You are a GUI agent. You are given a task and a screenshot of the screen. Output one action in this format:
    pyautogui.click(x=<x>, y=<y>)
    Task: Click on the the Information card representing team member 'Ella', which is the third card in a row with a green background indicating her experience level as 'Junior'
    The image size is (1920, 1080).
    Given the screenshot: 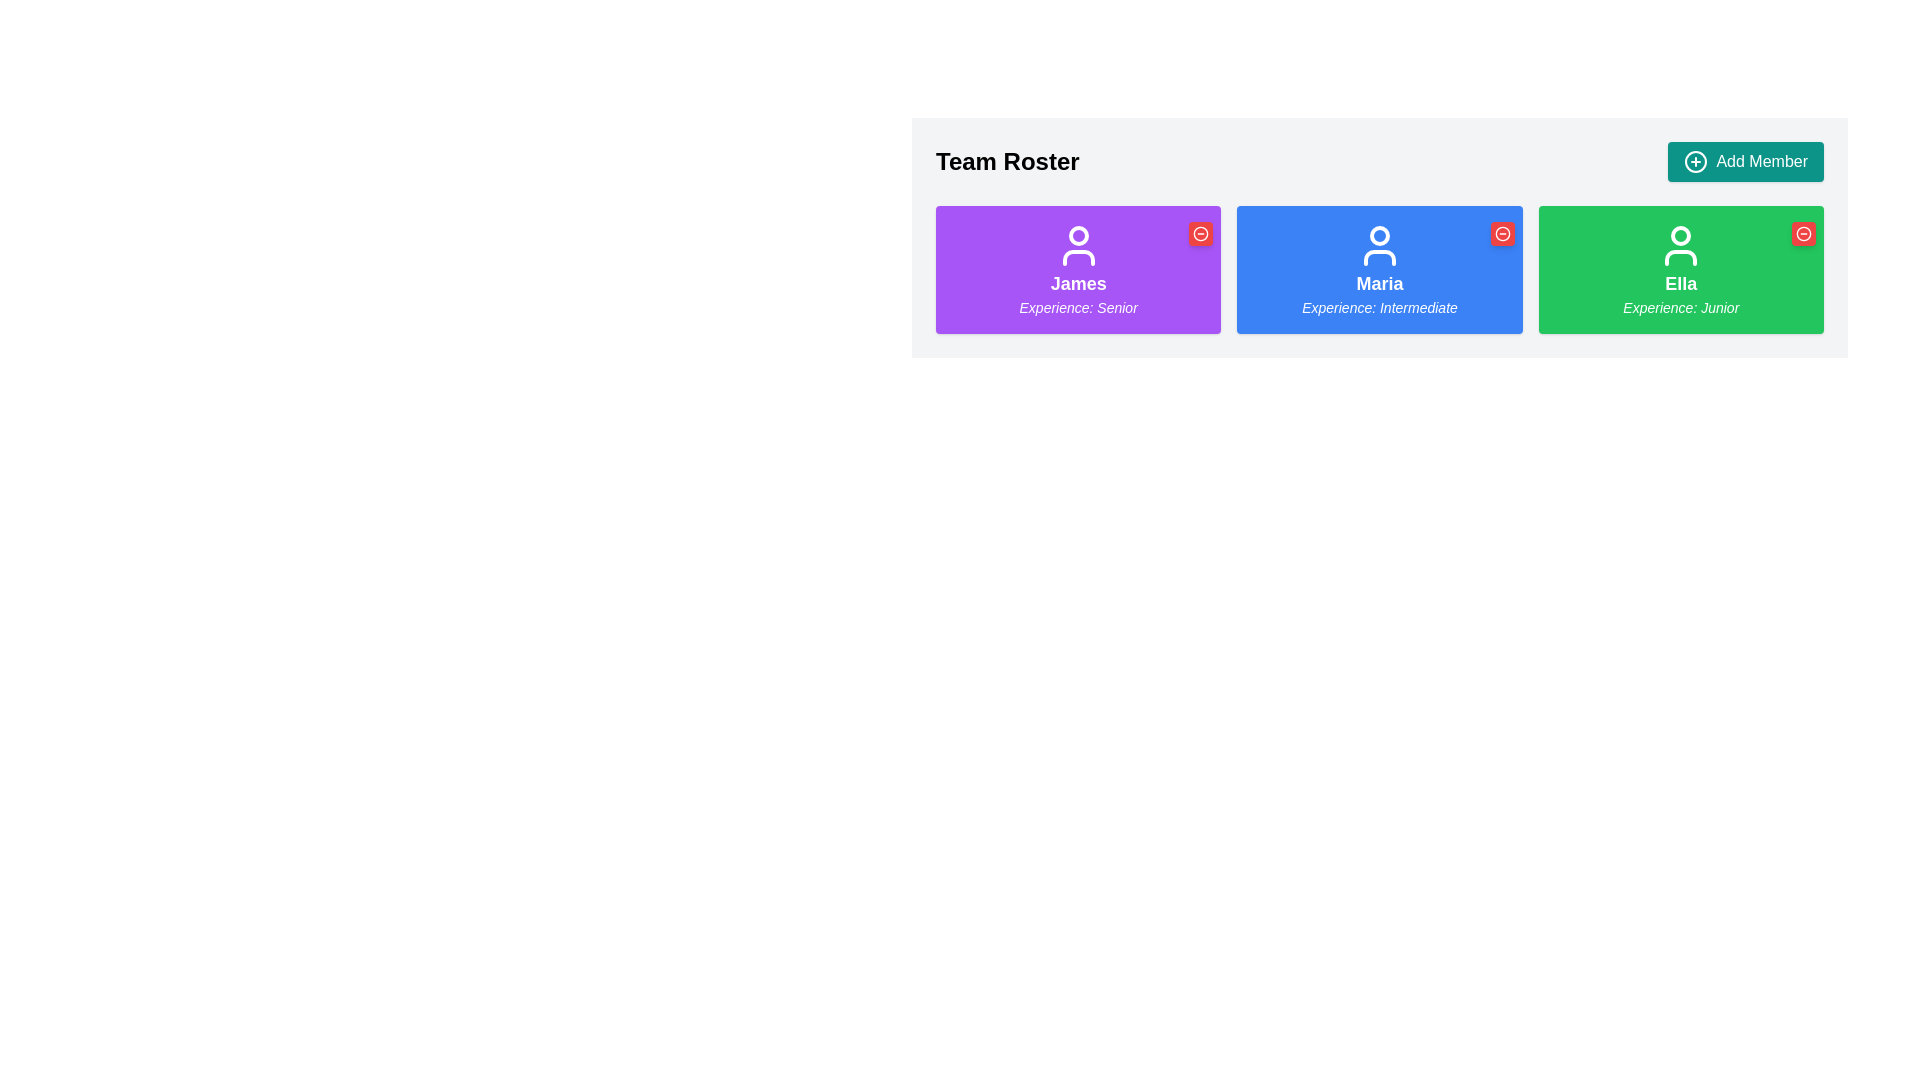 What is the action you would take?
    pyautogui.click(x=1680, y=270)
    